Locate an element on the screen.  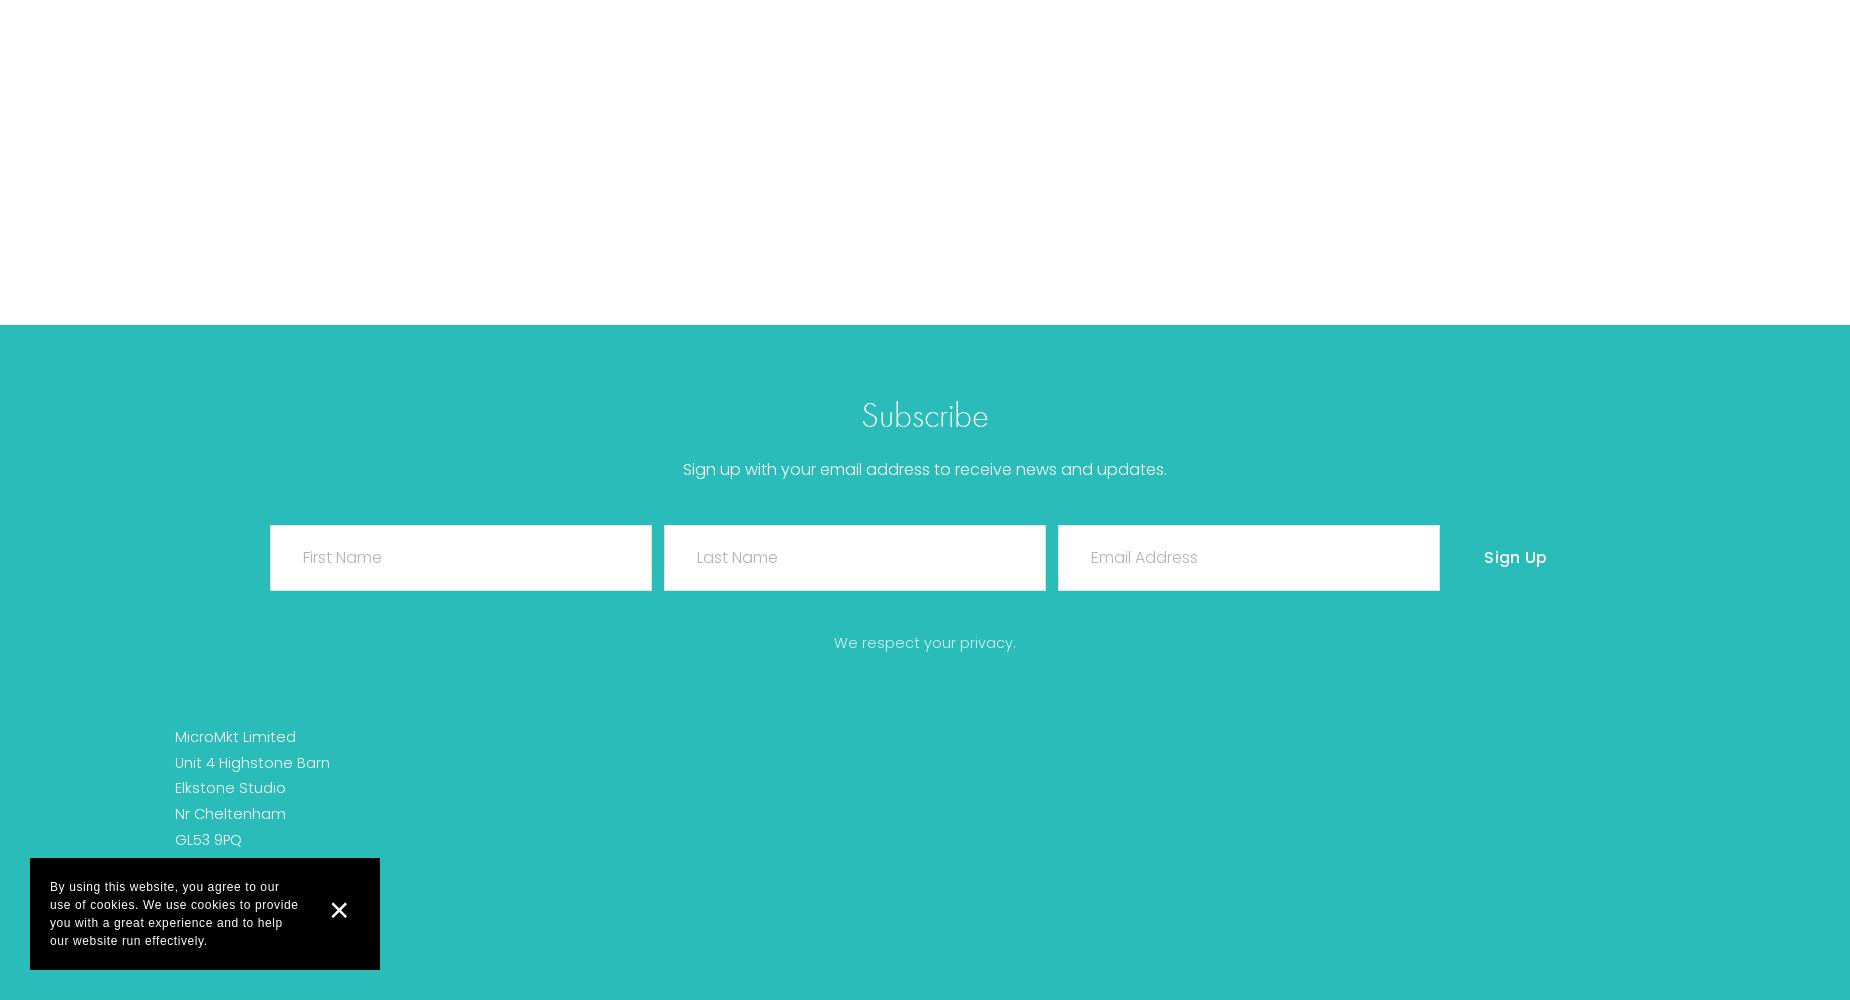
'MicroMkt Limited' is located at coordinates (234, 735).